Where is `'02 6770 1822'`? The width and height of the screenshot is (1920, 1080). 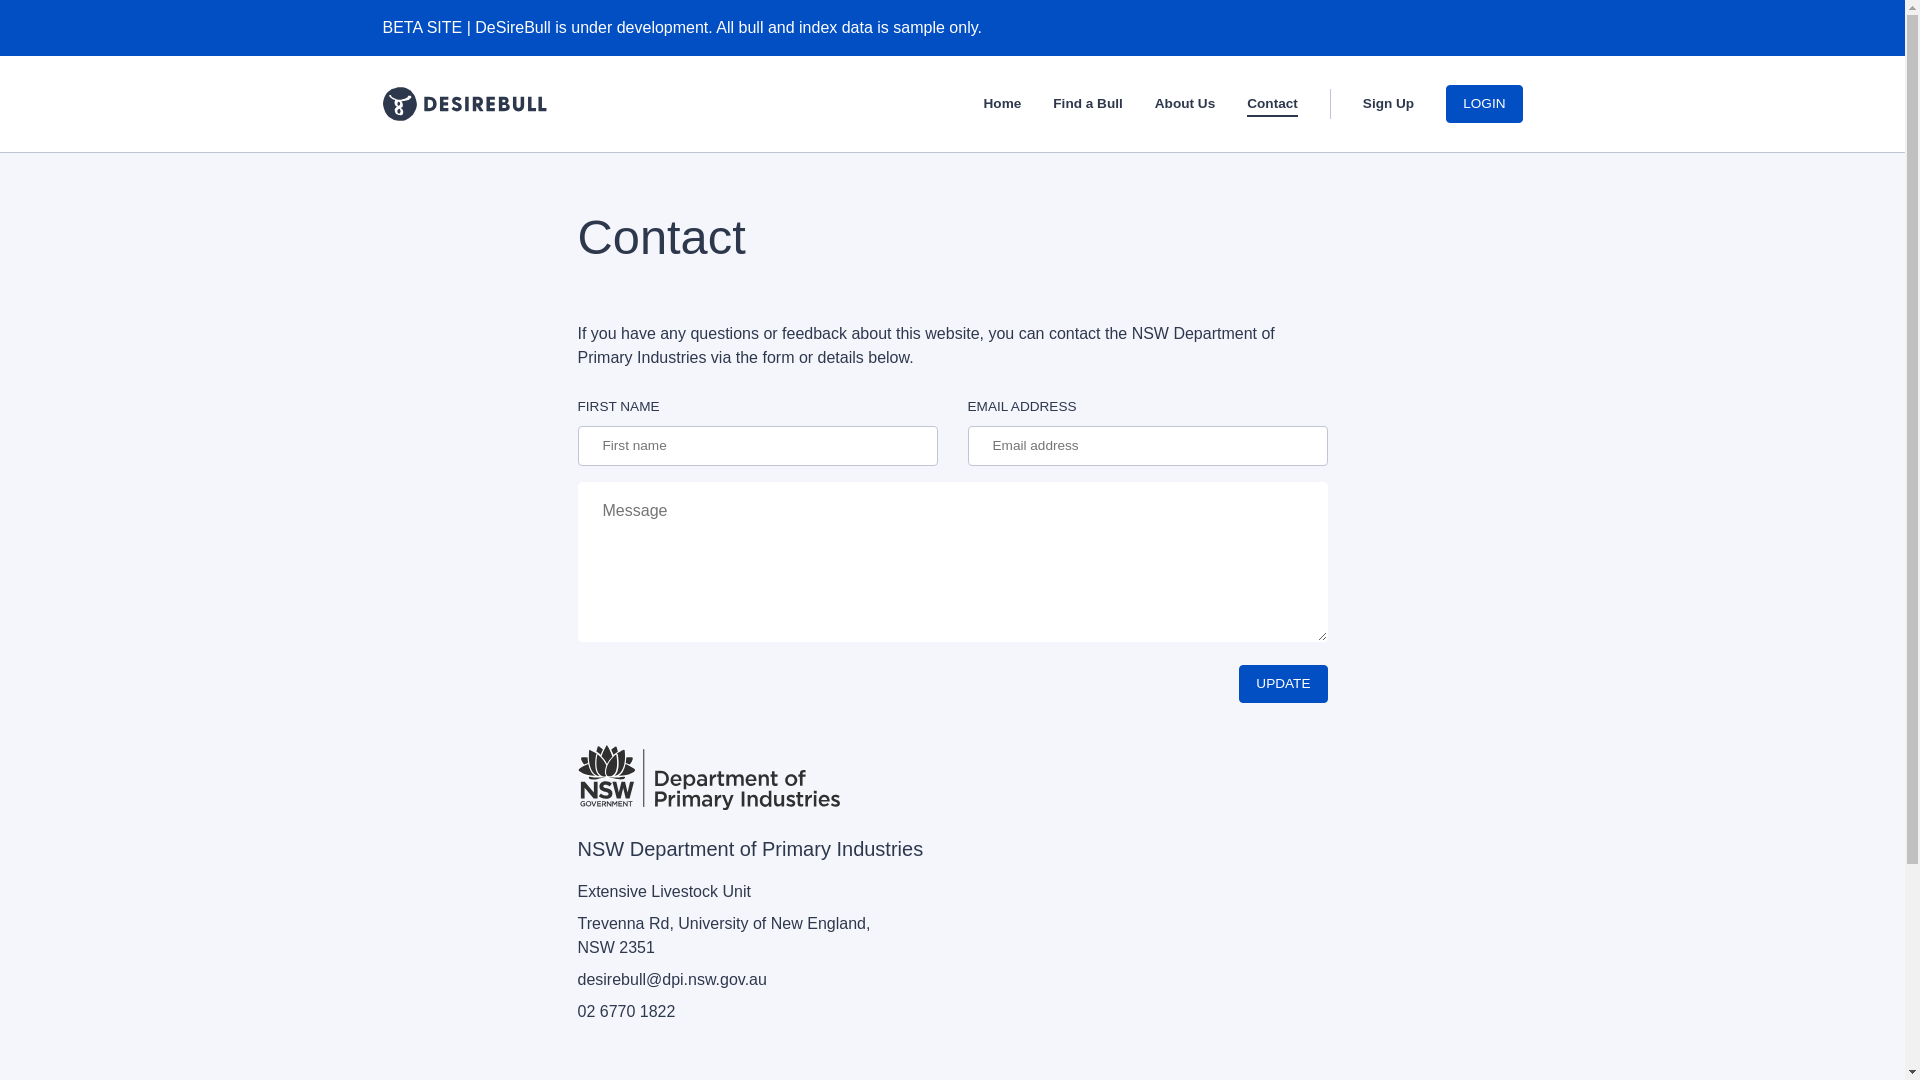 '02 6770 1822' is located at coordinates (626, 1011).